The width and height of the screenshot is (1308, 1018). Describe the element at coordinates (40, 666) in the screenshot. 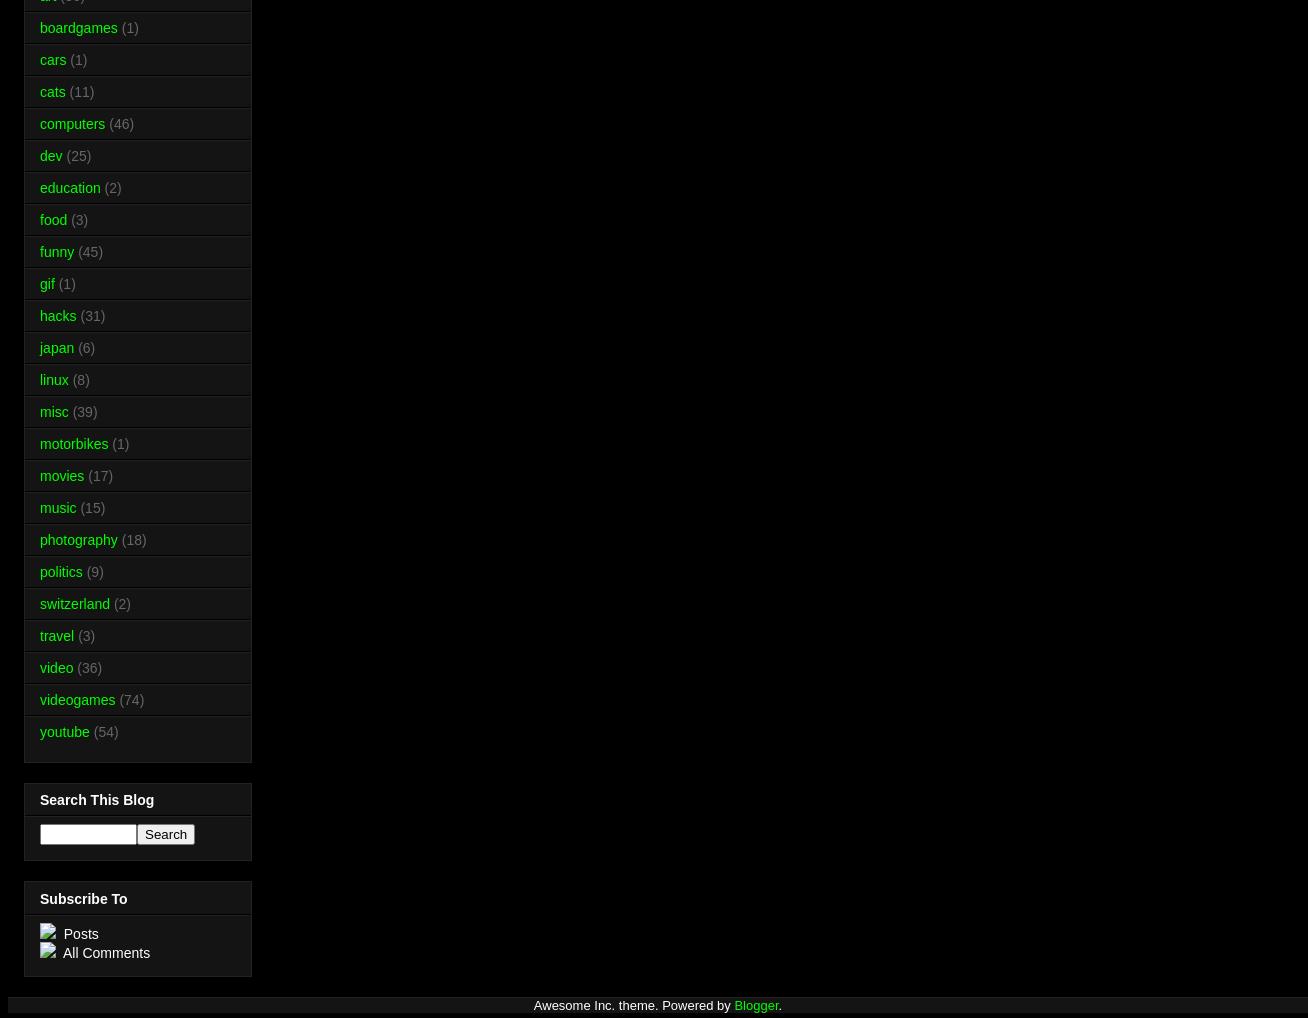

I see `'video'` at that location.